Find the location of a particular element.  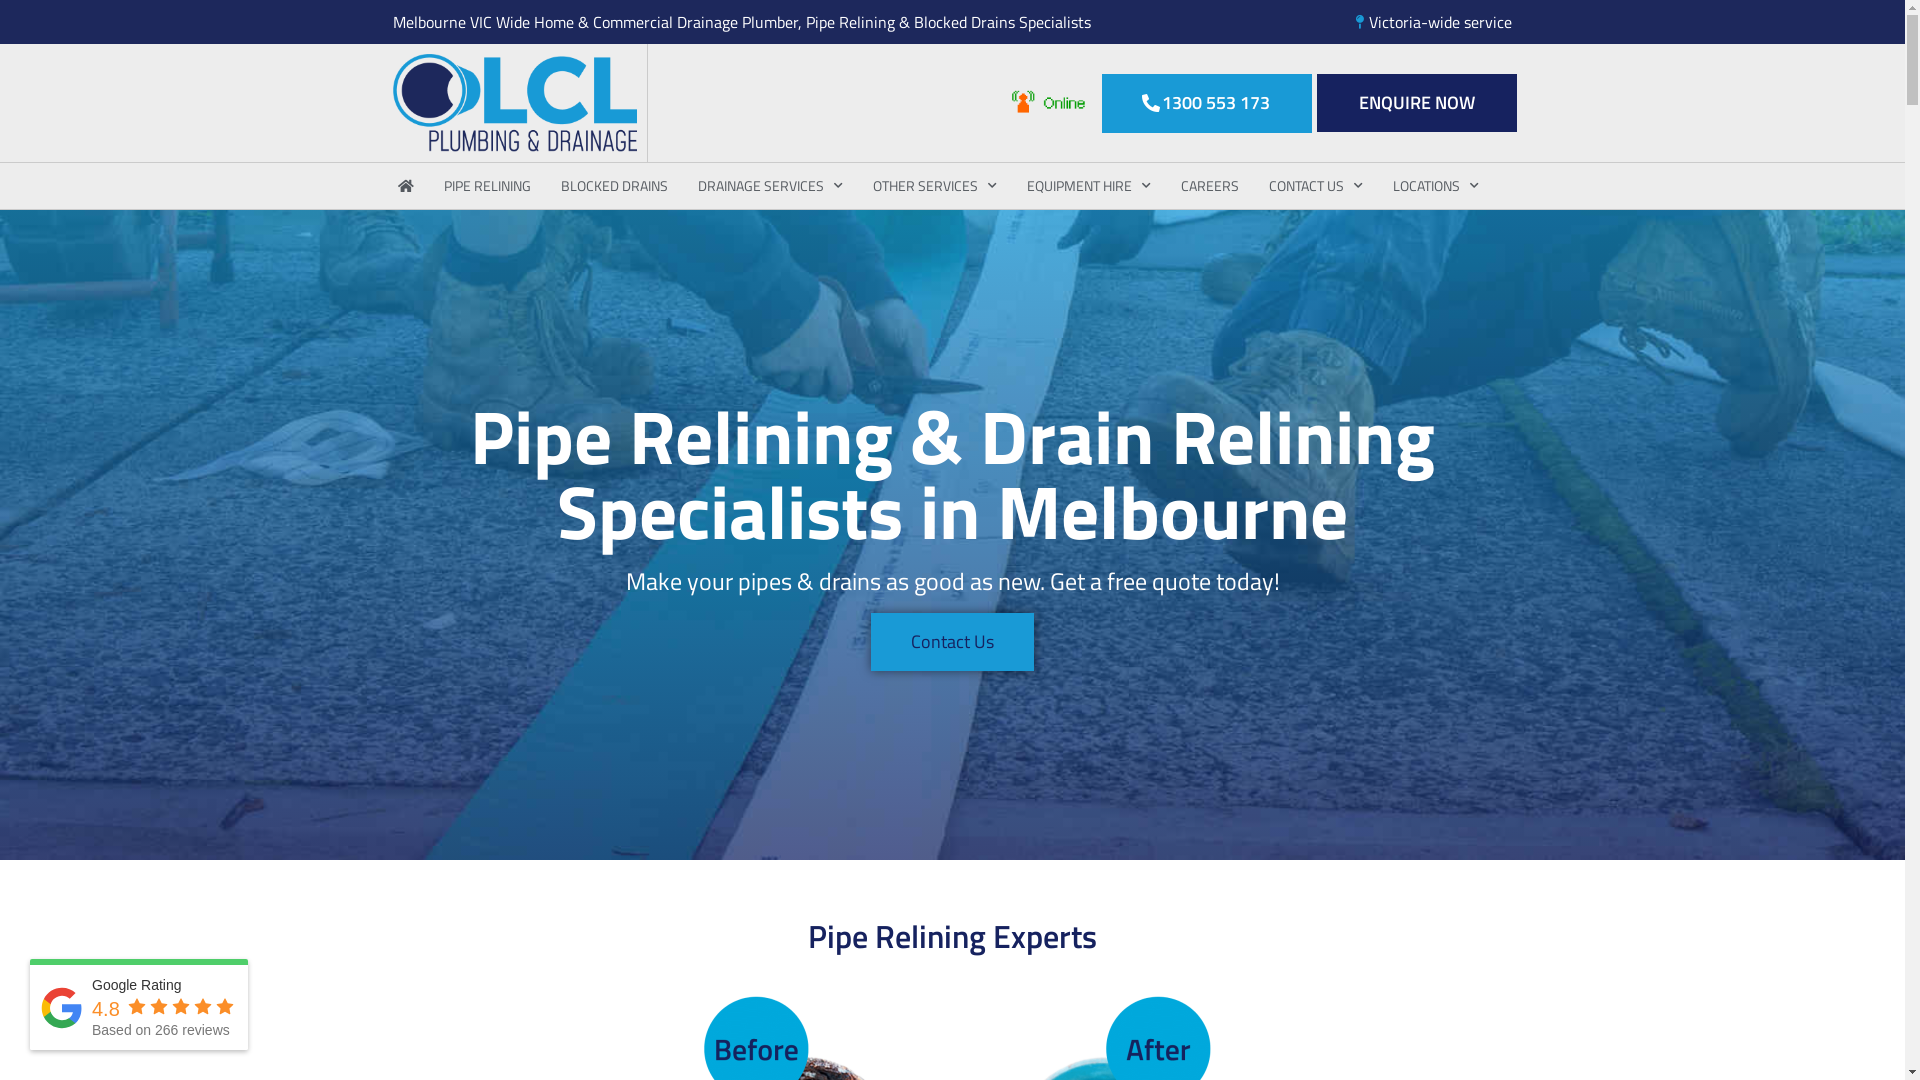

'ENQUIRE NOW' is located at coordinates (1415, 103).